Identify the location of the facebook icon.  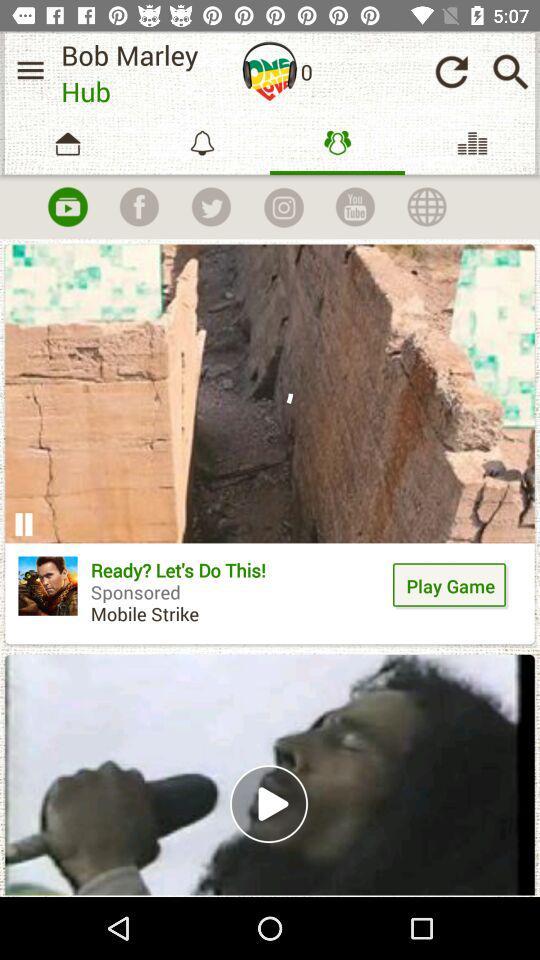
(138, 207).